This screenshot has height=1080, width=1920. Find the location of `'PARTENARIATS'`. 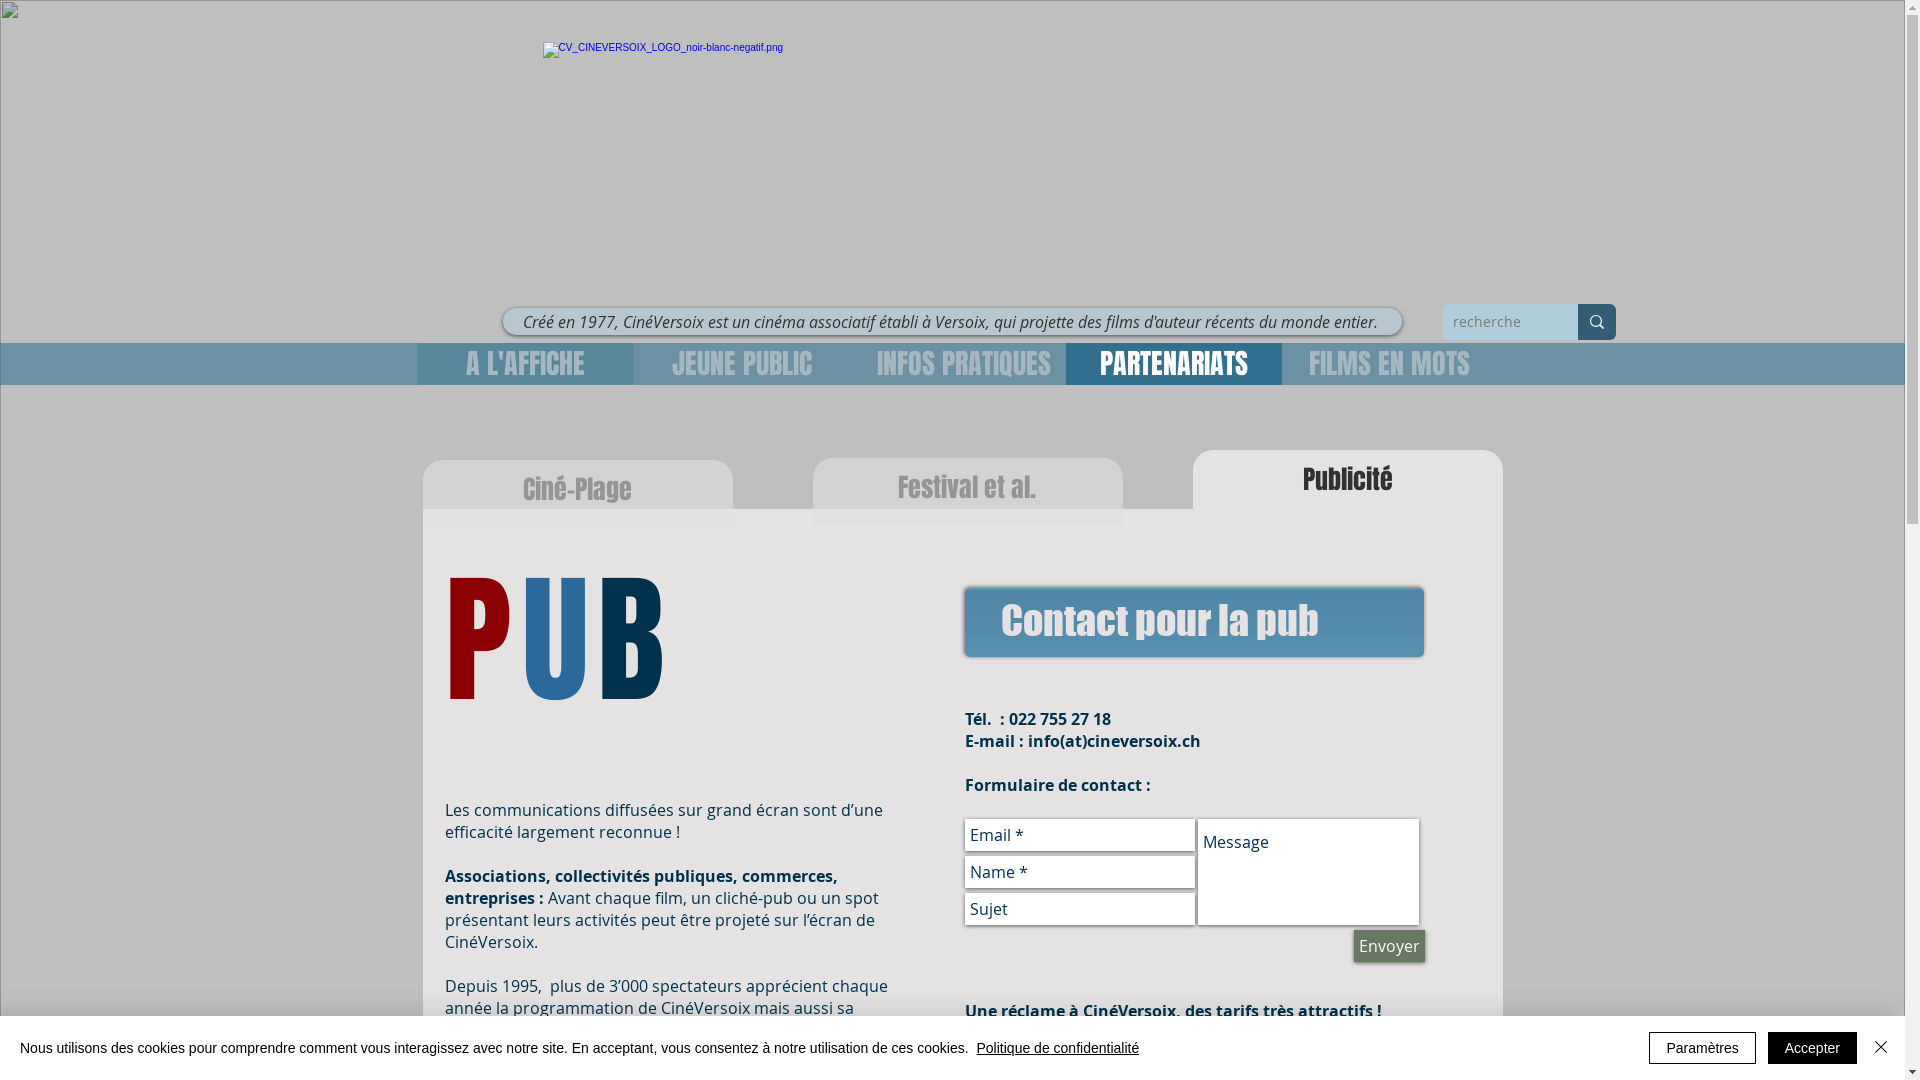

'PARTENARIATS' is located at coordinates (1174, 363).